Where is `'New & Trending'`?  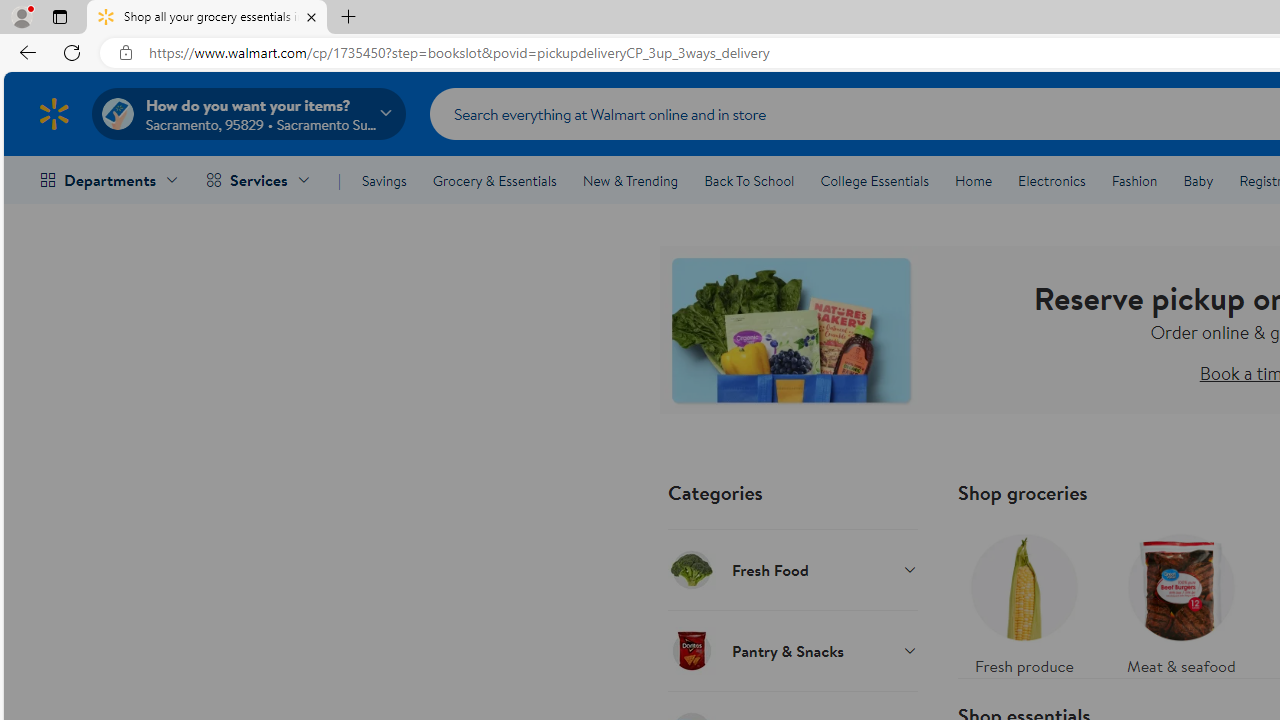 'New & Trending' is located at coordinates (630, 181).